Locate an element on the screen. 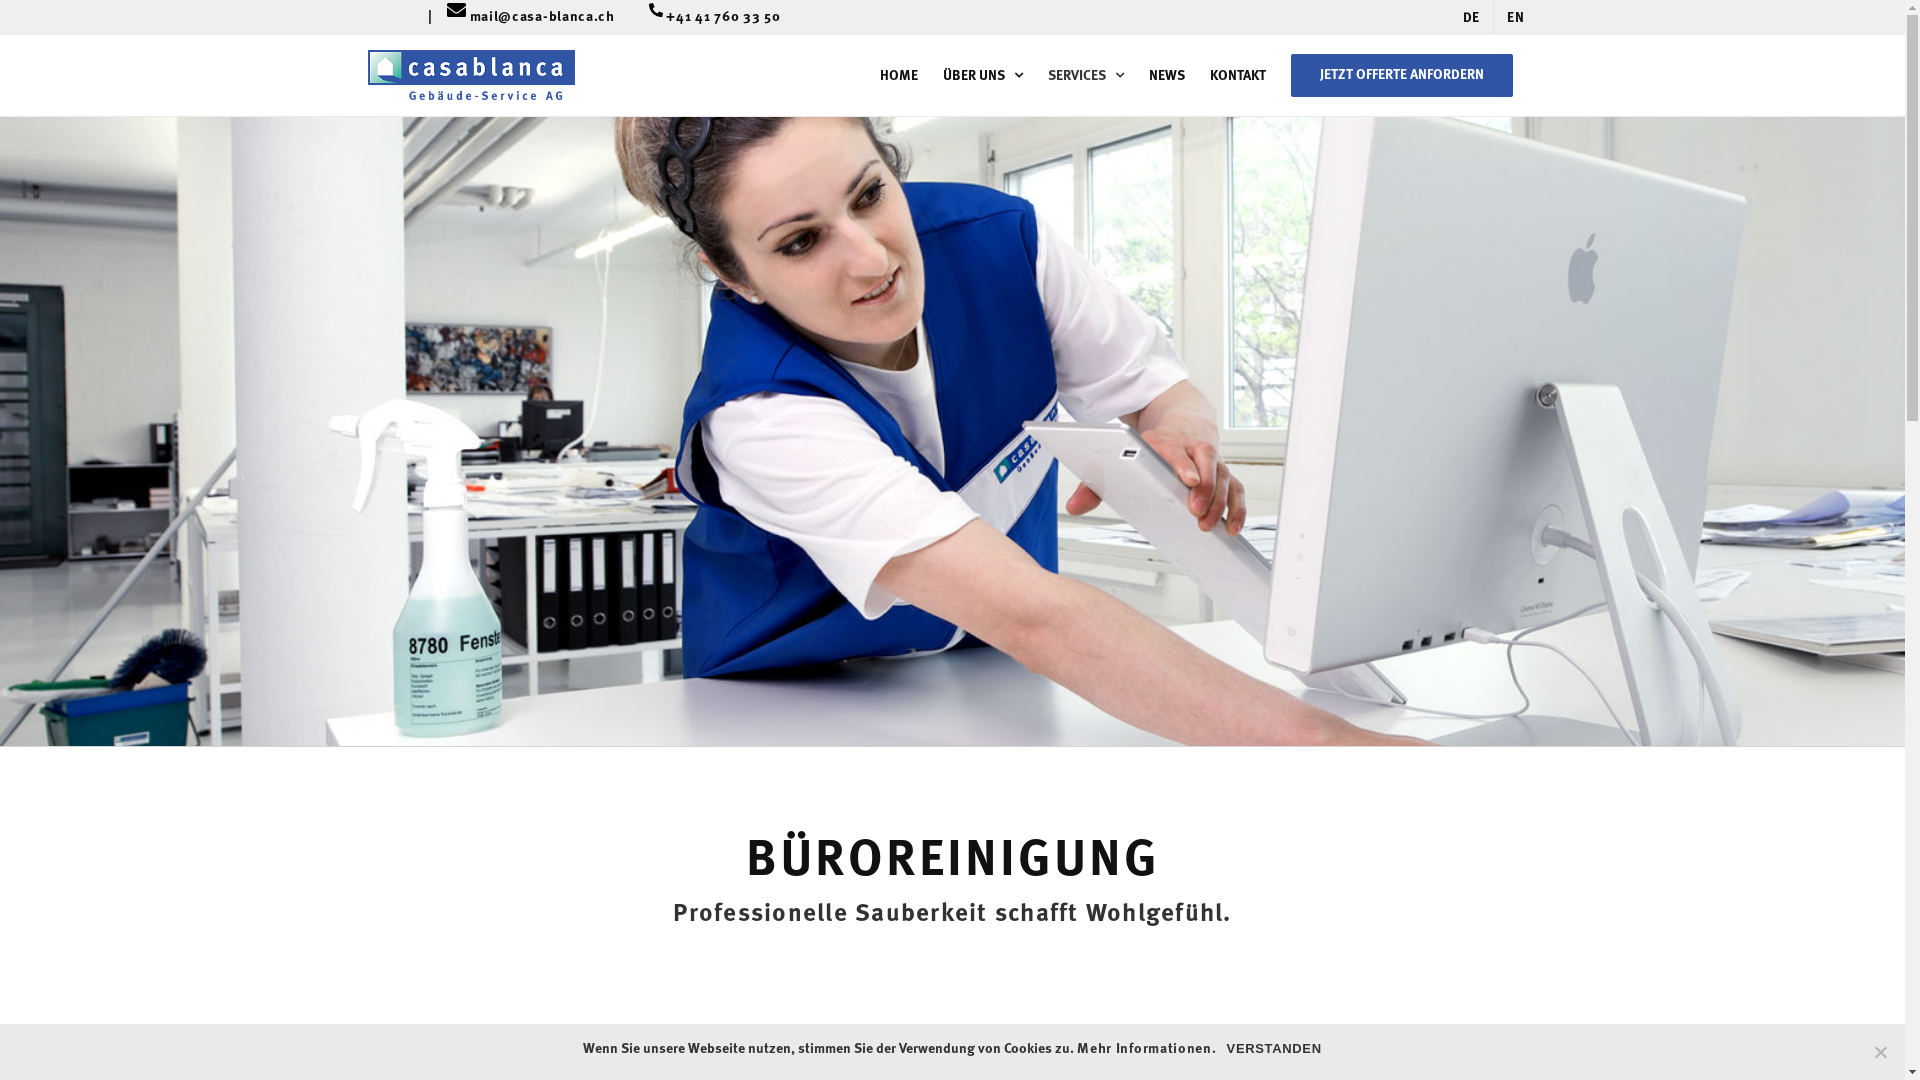 Image resolution: width=1920 pixels, height=1080 pixels. 'Mehr Informationen.' is located at coordinates (1075, 1048).